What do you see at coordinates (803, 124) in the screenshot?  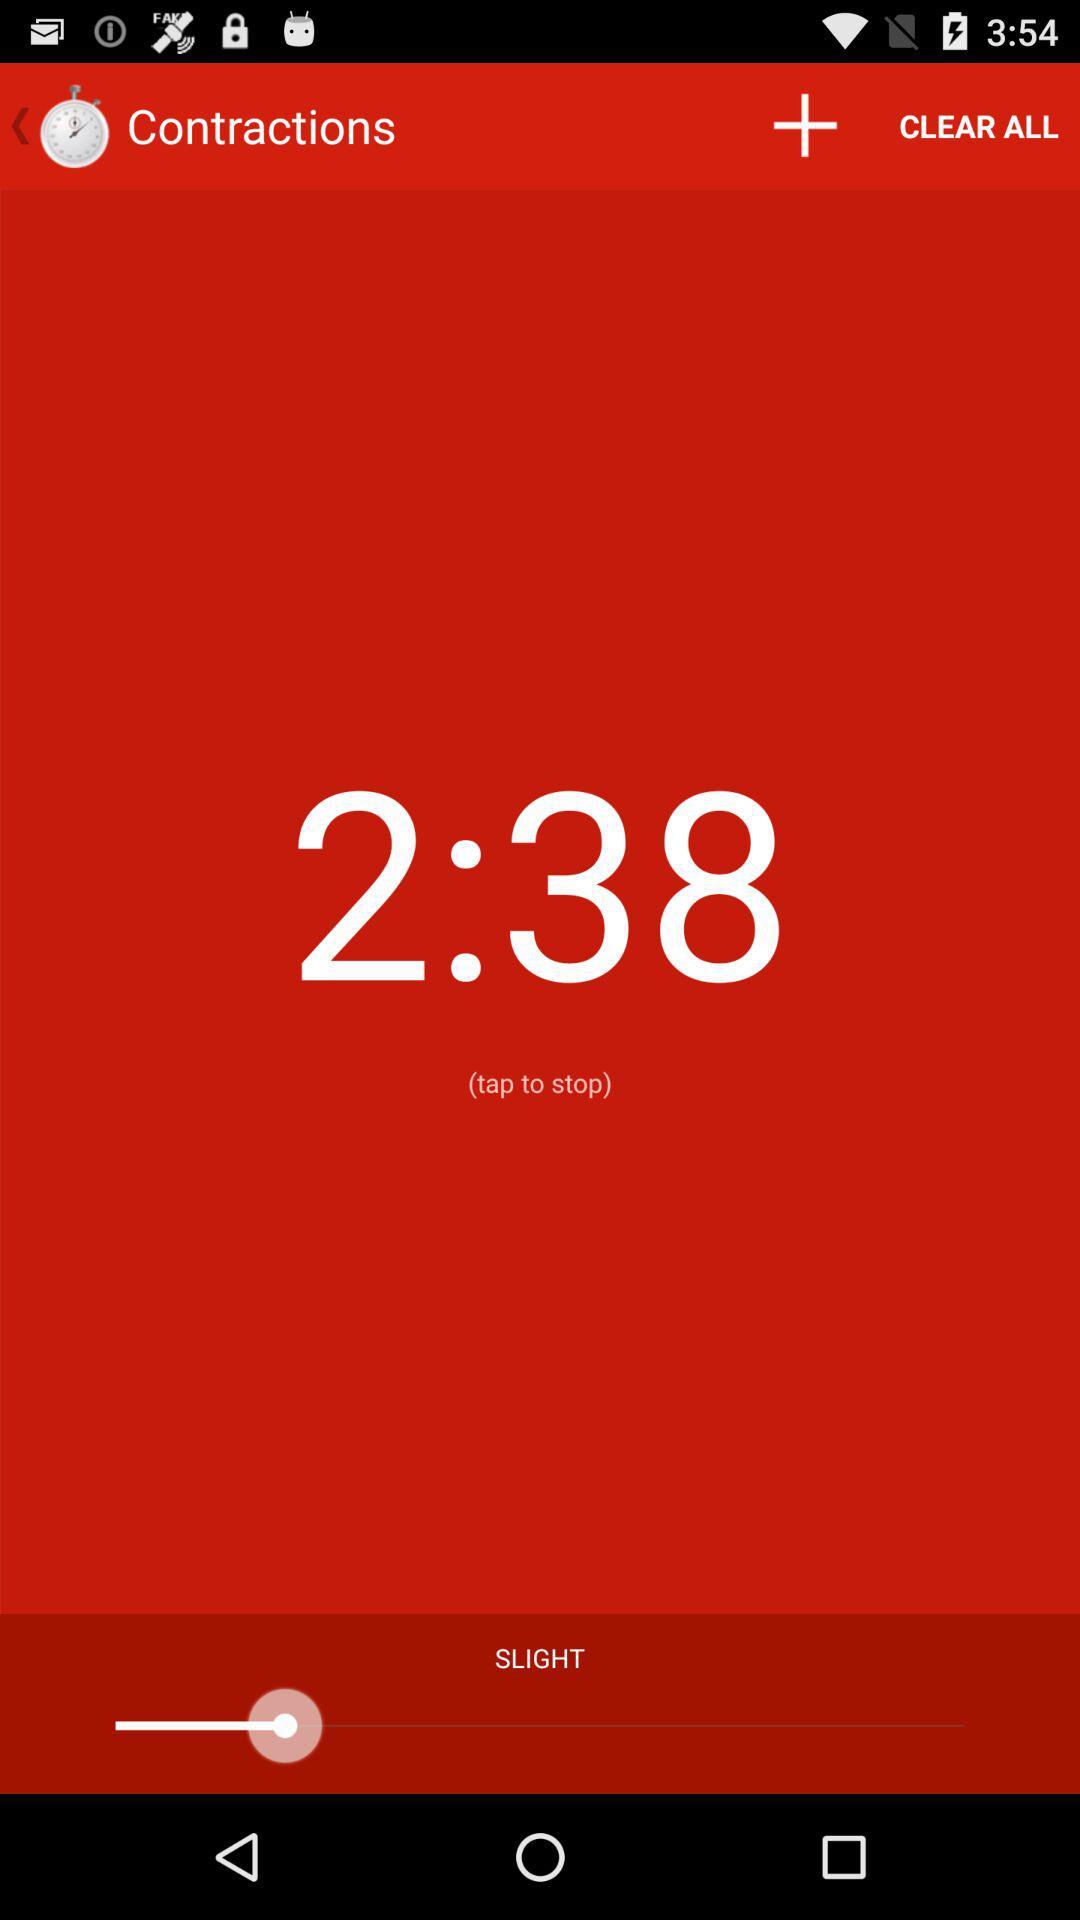 I see `the icon next to contractions icon` at bounding box center [803, 124].